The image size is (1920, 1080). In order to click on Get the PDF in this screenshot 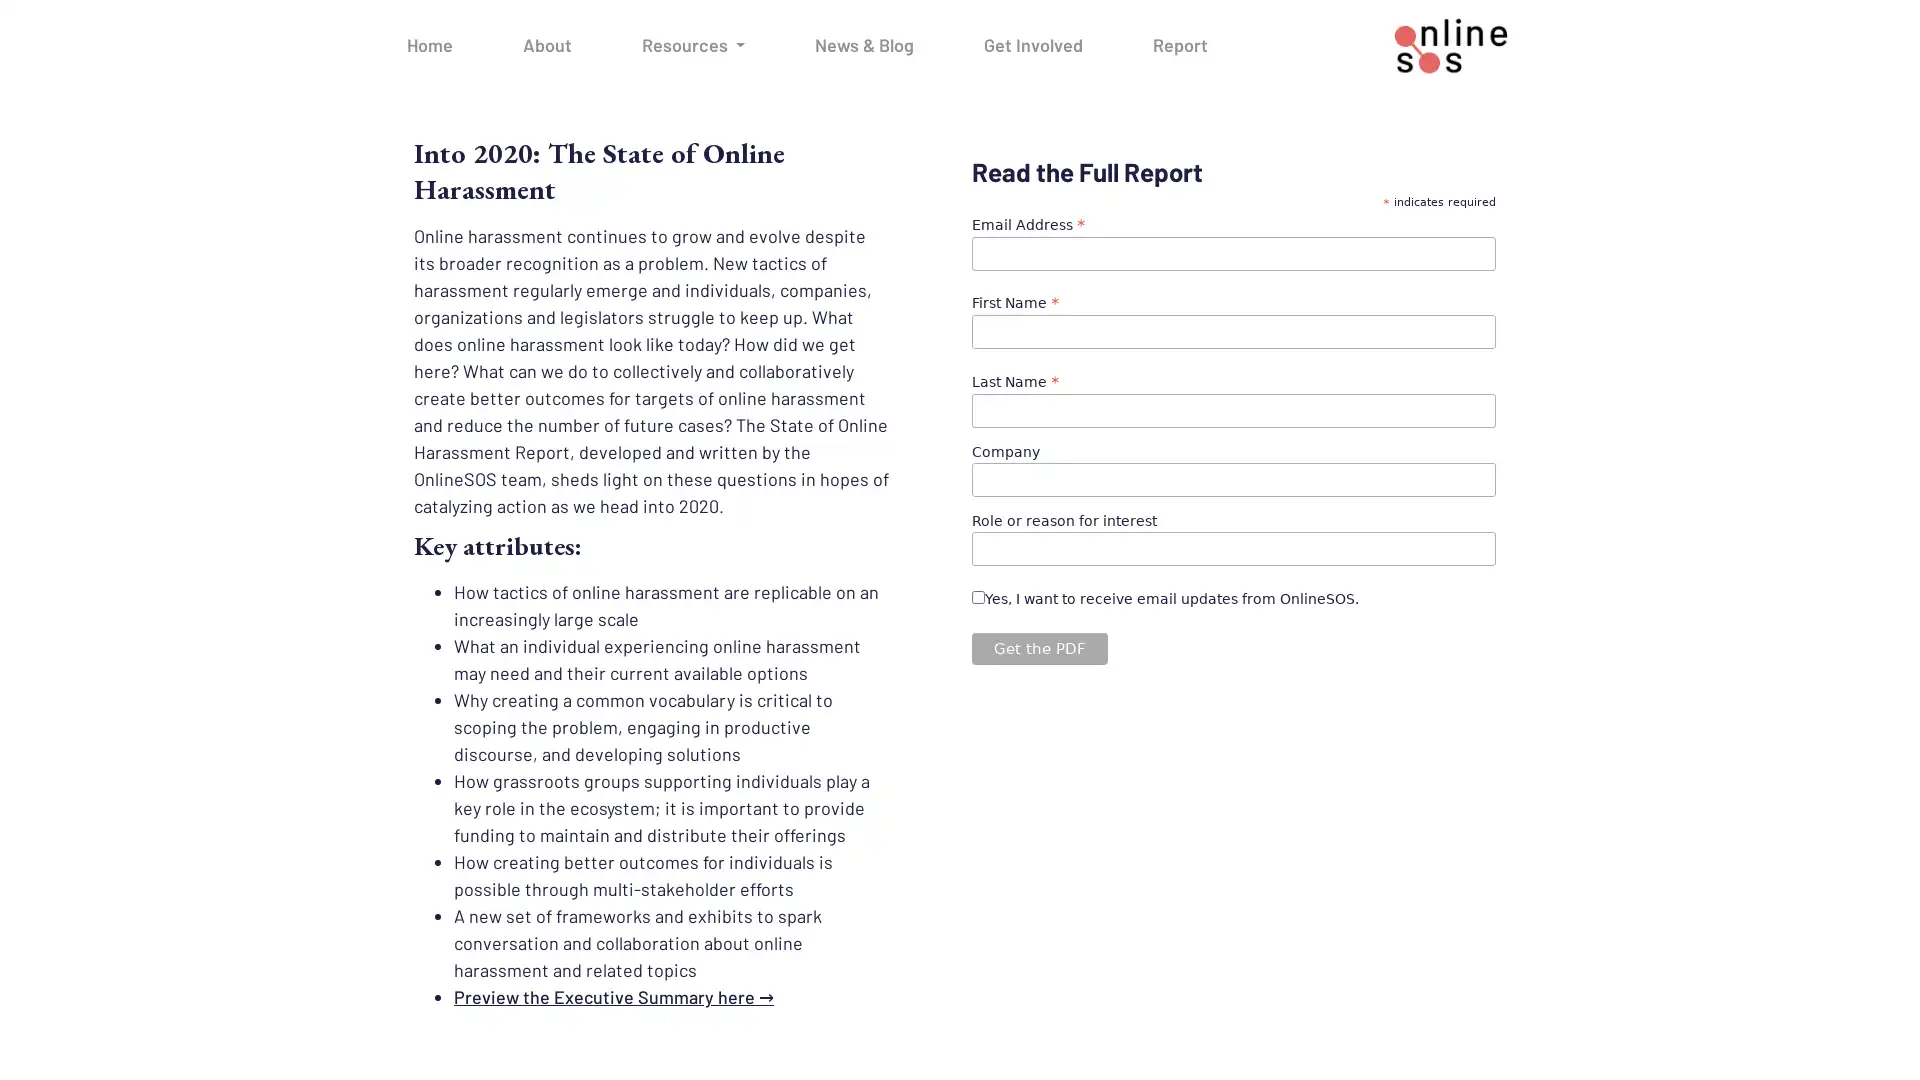, I will do `click(1040, 648)`.